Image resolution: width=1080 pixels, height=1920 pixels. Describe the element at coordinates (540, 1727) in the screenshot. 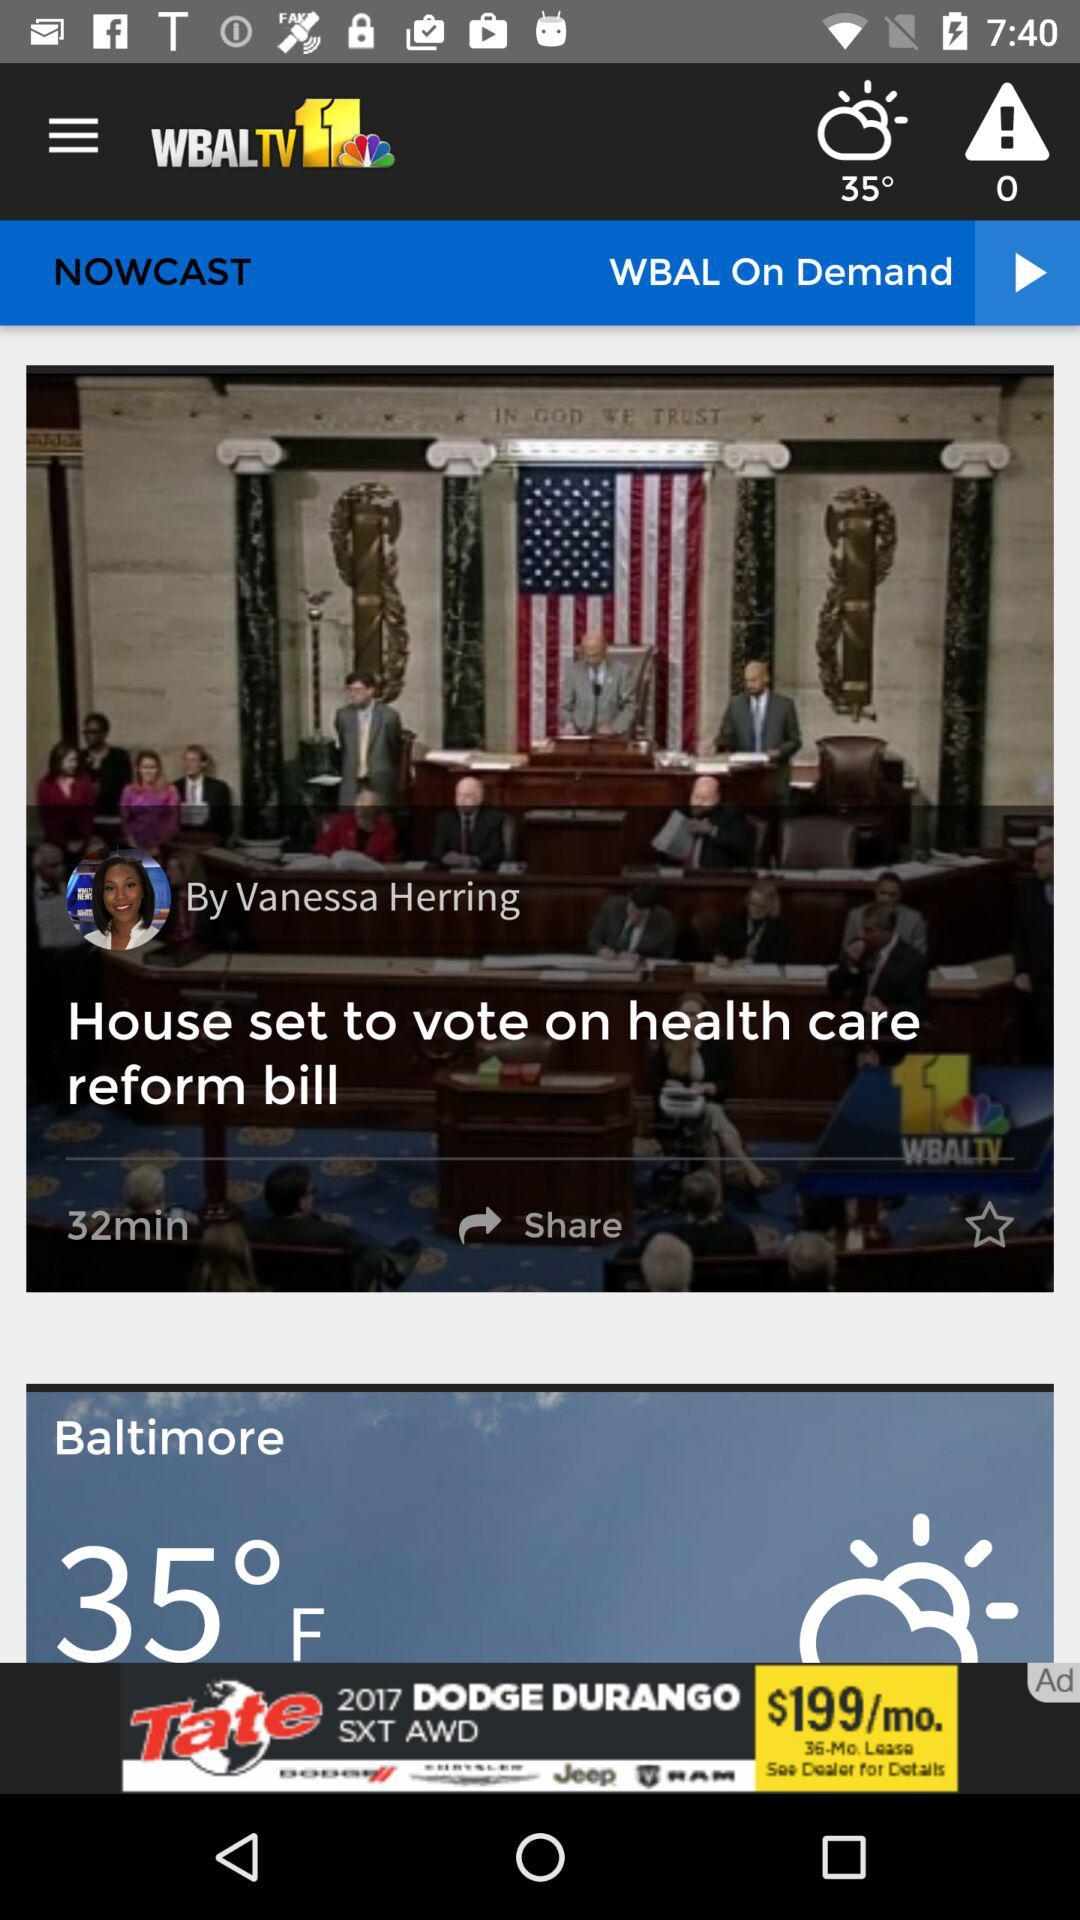

I see `open advertisement` at that location.